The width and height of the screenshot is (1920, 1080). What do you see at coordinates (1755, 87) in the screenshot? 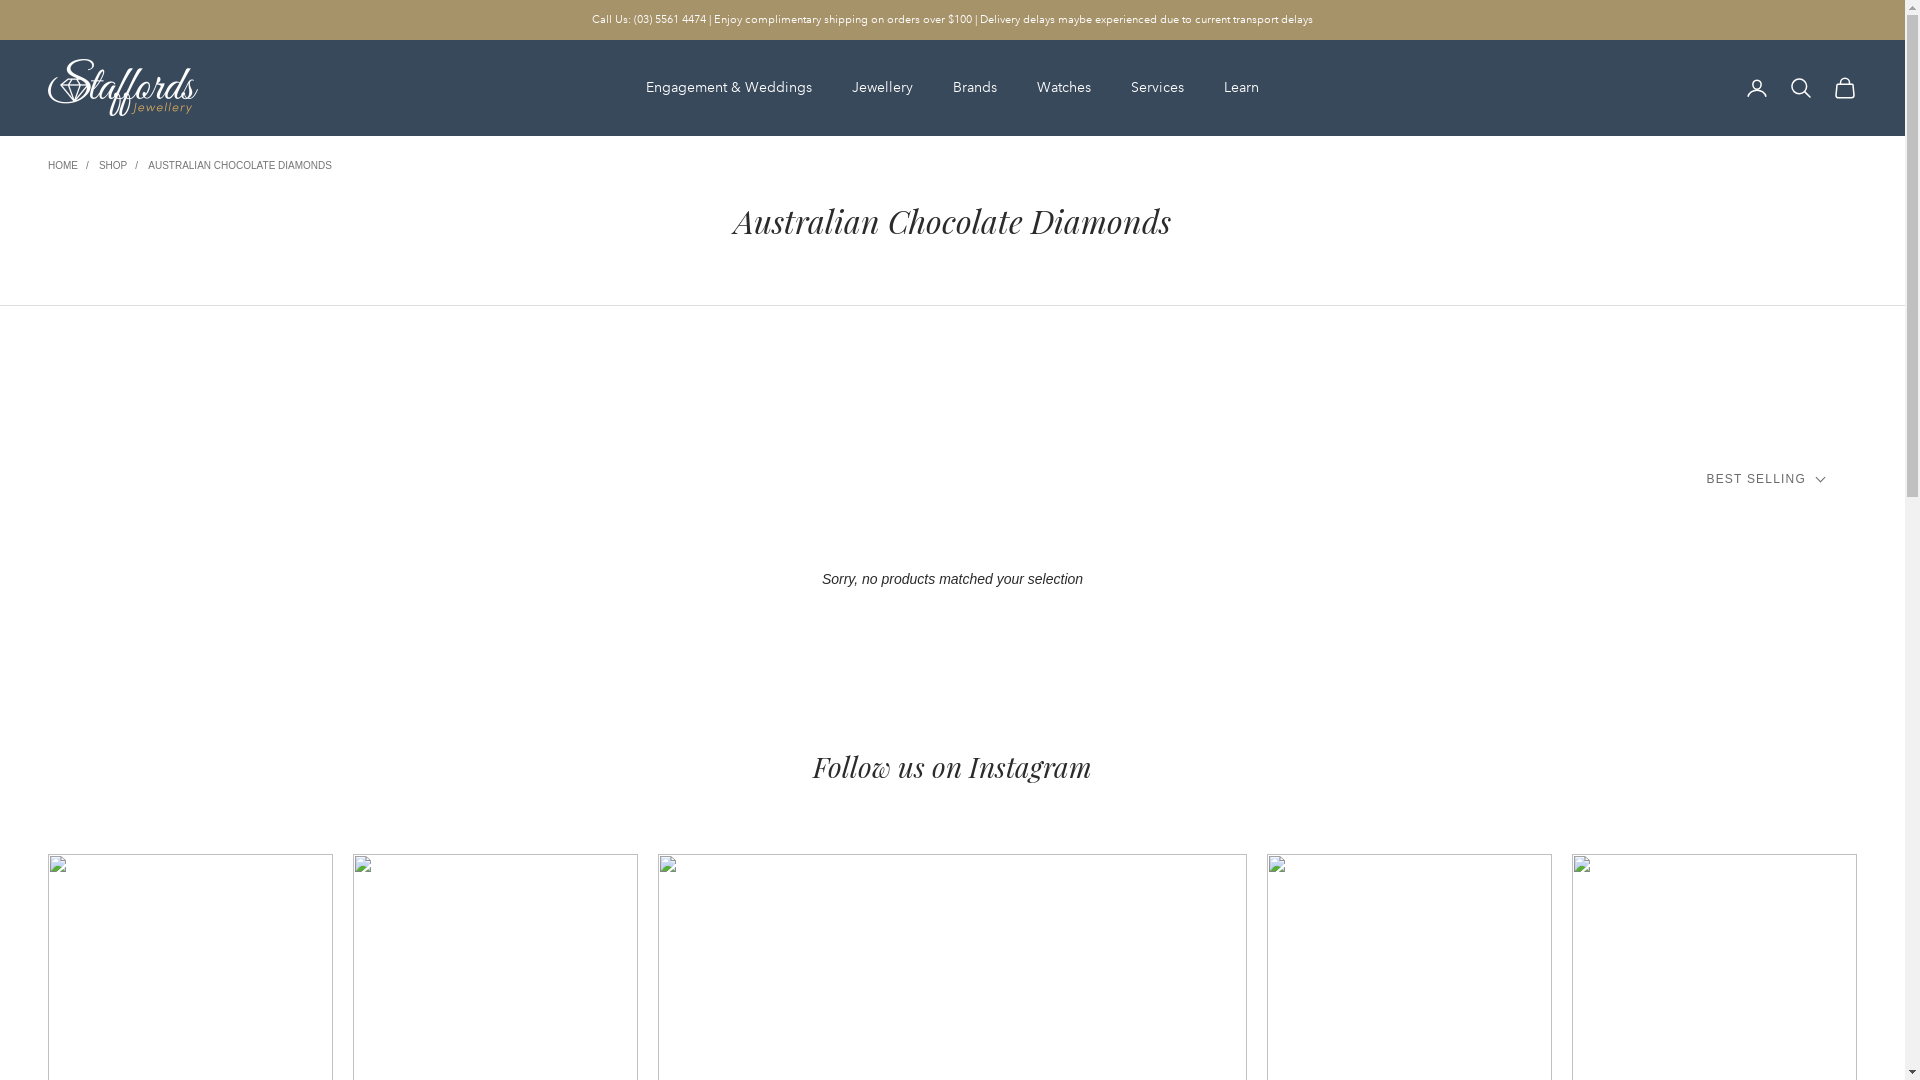
I see `'Open account page'` at bounding box center [1755, 87].